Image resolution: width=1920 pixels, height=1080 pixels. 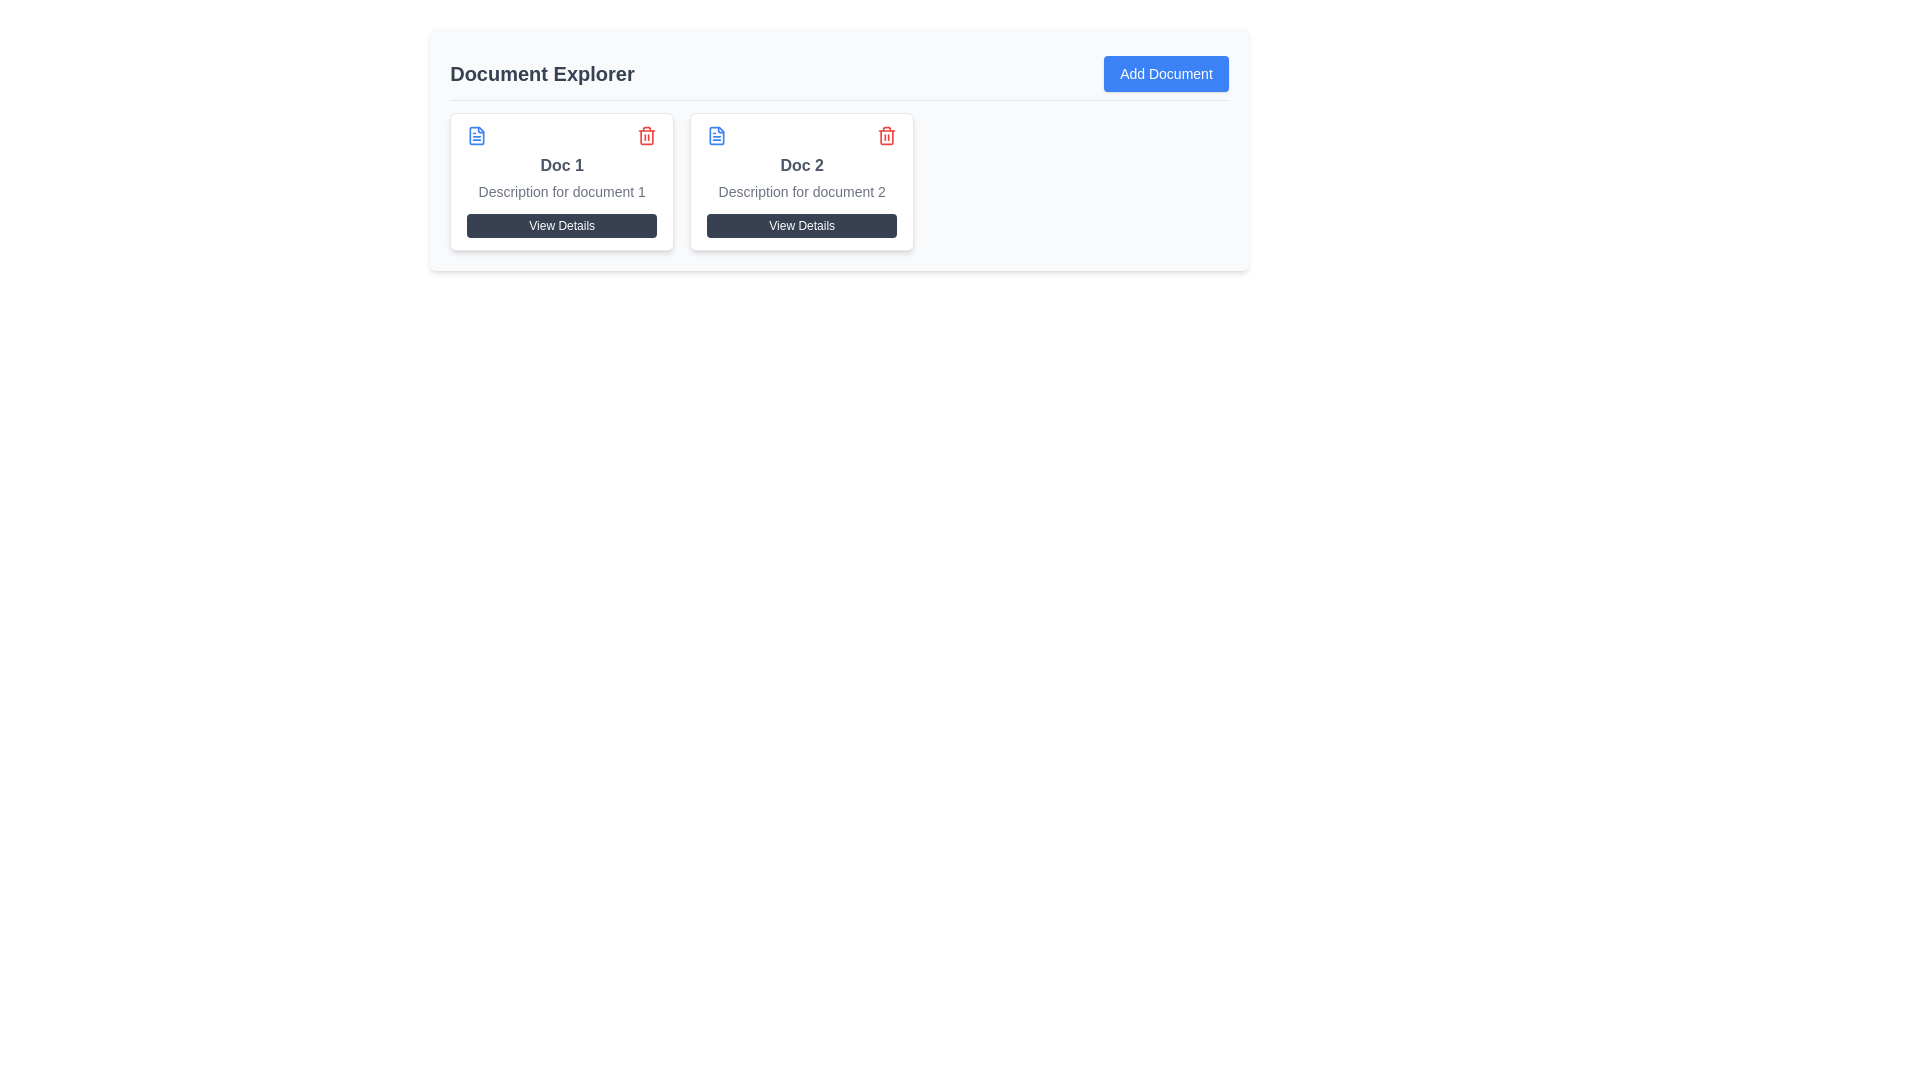 I want to click on the vibrant red trash can icon located in the 'Document Explorer' interface to the right of 'Doc 1' and above the 'View Details' button to initiate the delete action, so click(x=647, y=135).